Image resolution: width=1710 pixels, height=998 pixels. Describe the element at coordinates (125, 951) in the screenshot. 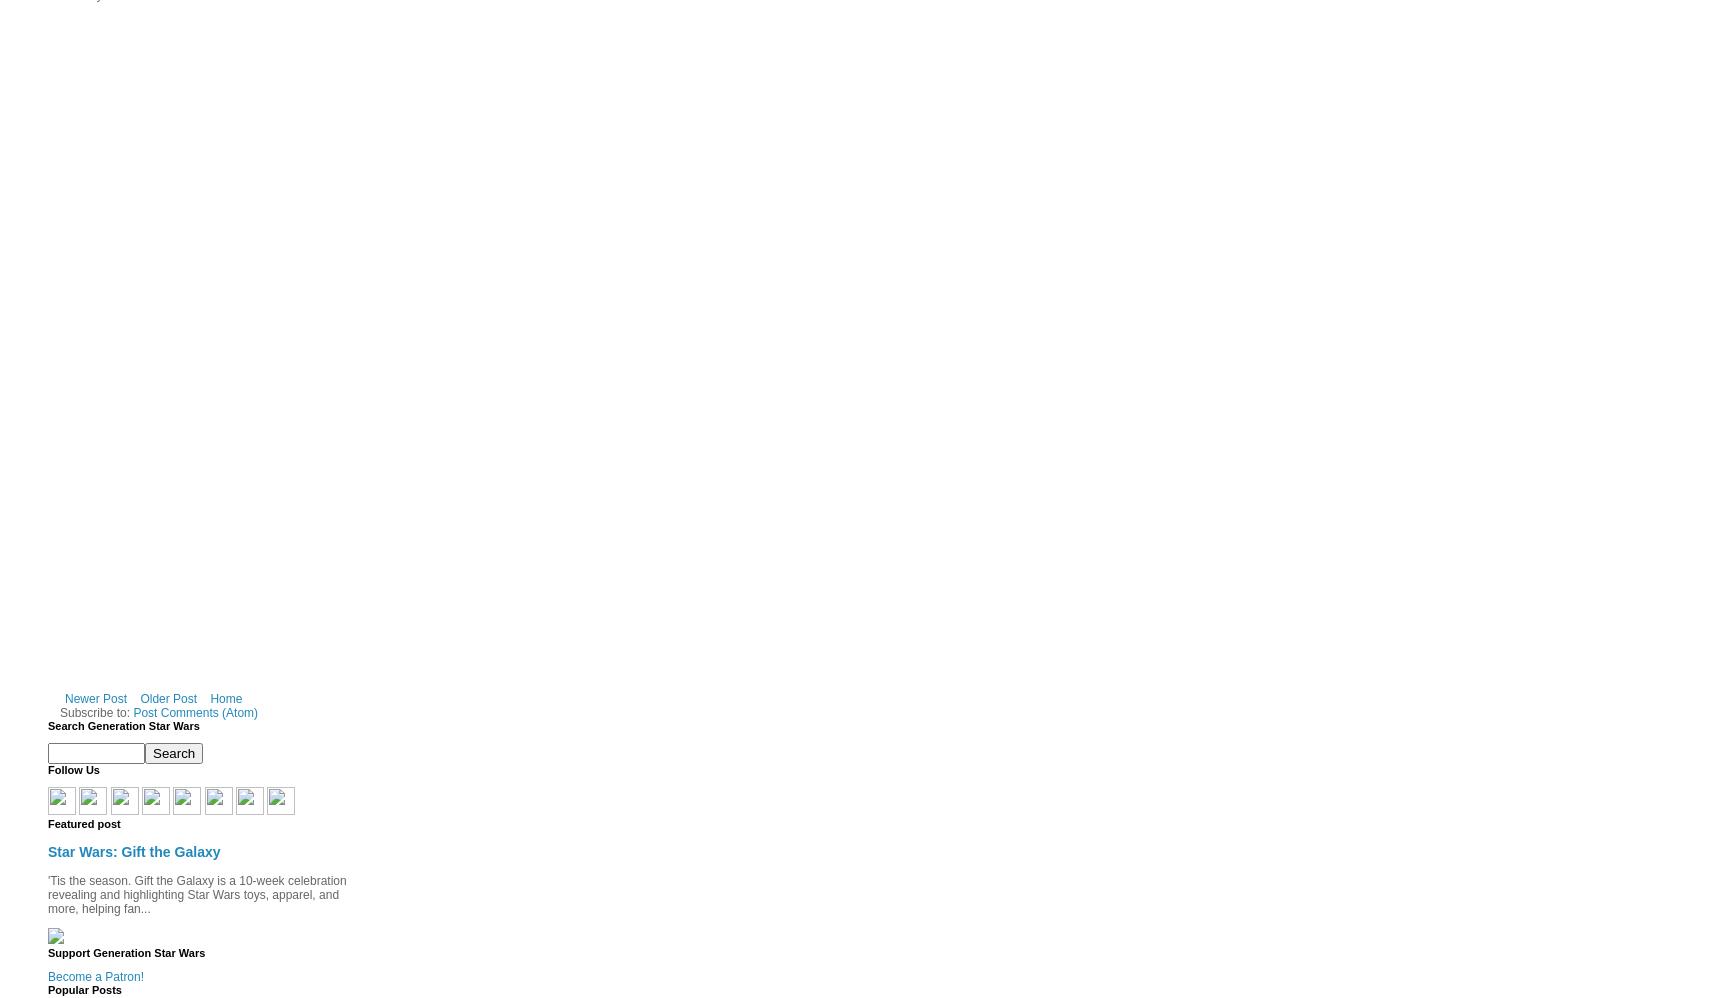

I see `'Support Generation Star Wars'` at that location.